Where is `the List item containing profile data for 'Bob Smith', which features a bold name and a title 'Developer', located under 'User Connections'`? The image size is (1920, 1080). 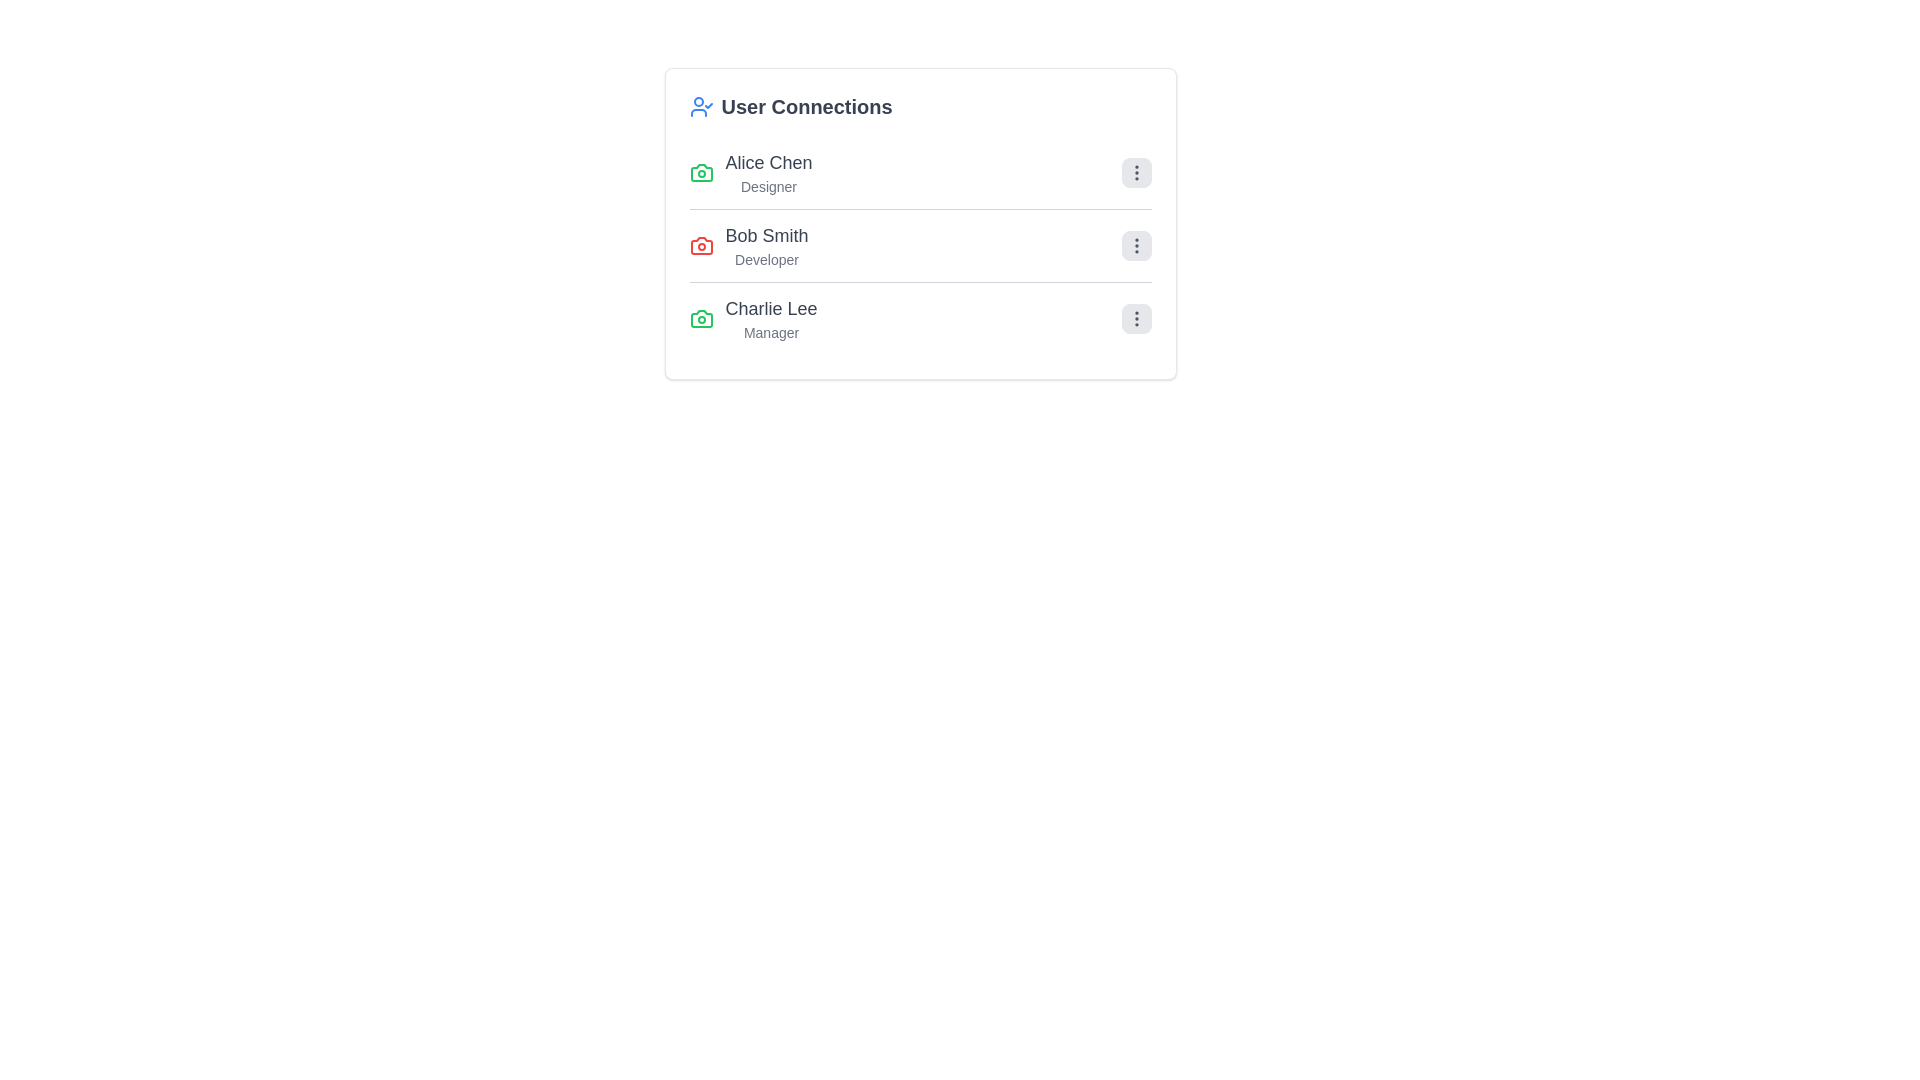 the List item containing profile data for 'Bob Smith', which features a bold name and a title 'Developer', located under 'User Connections' is located at coordinates (919, 245).